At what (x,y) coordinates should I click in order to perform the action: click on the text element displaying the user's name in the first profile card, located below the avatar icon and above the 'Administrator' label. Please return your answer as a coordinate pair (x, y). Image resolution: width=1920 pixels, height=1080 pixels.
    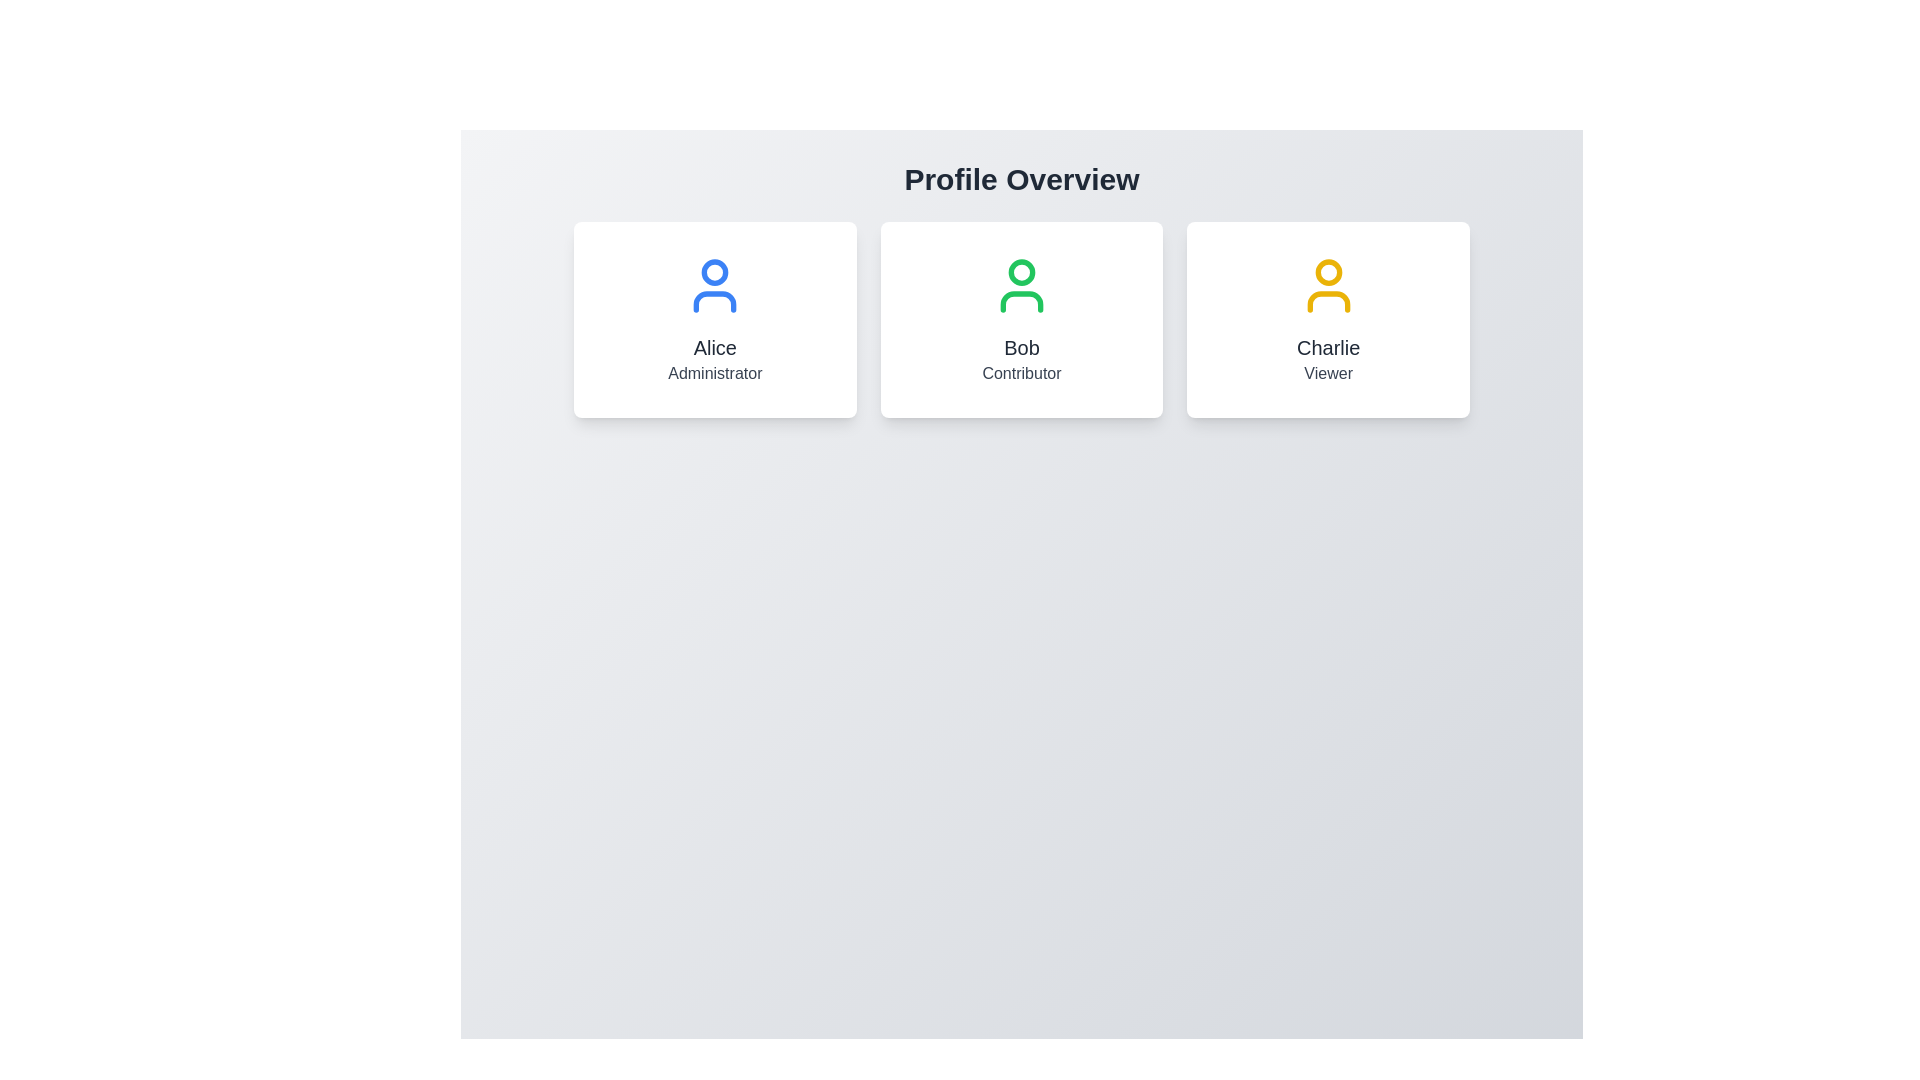
    Looking at the image, I should click on (715, 346).